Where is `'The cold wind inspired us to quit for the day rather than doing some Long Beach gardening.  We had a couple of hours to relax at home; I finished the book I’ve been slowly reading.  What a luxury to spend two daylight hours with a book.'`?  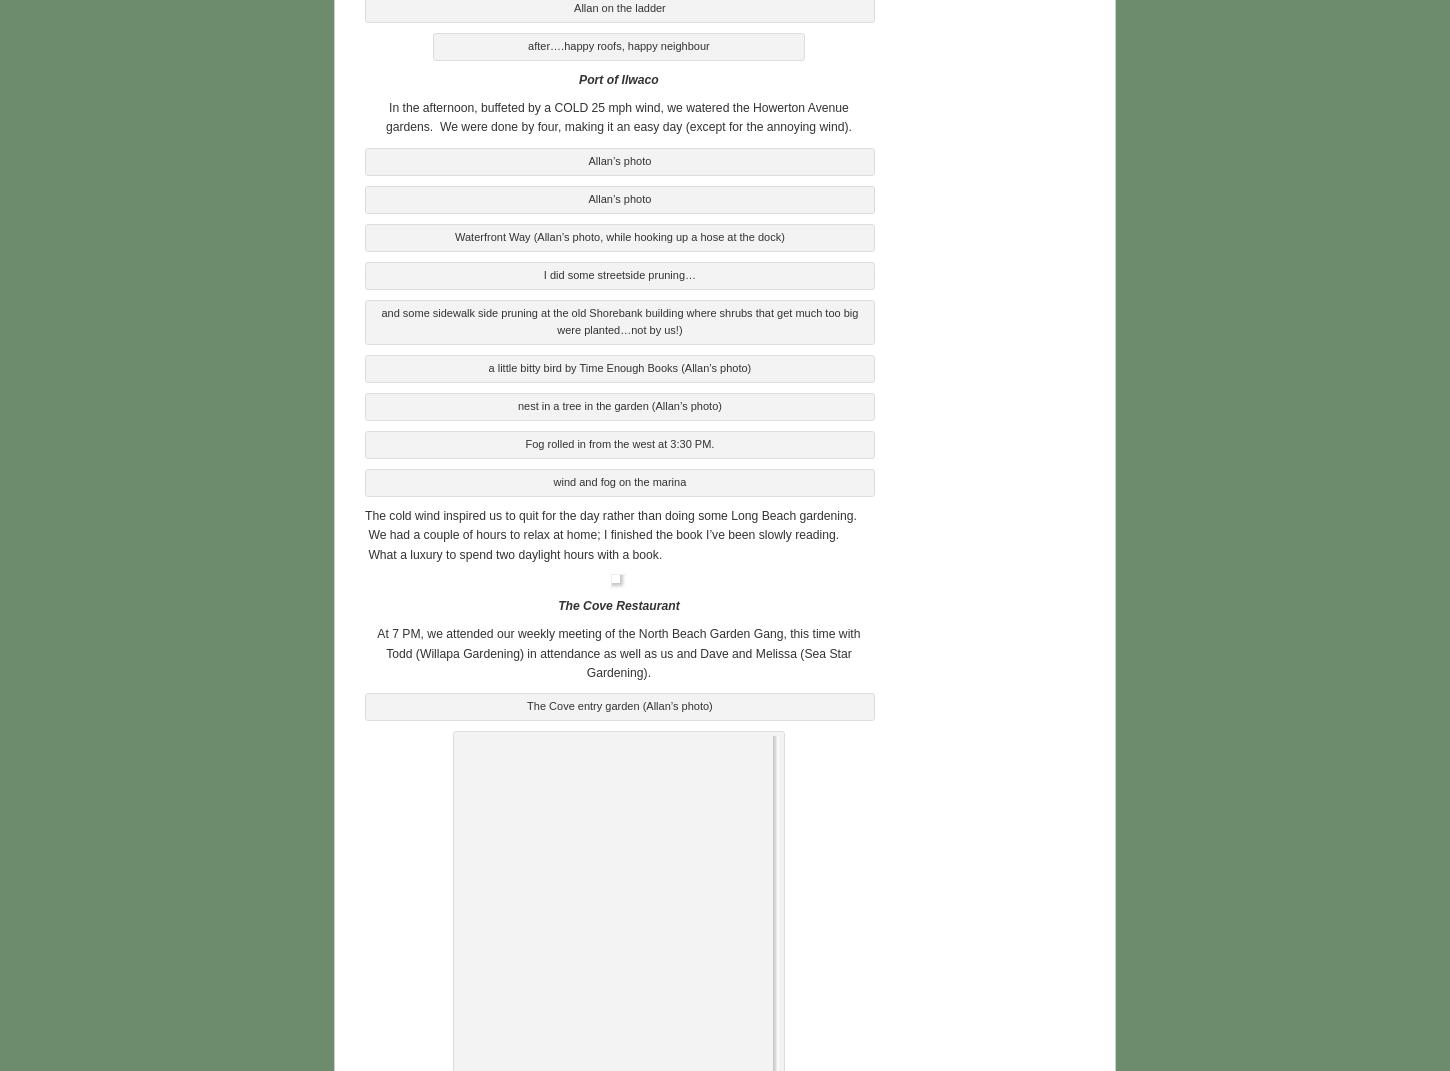
'The cold wind inspired us to quit for the day rather than doing some Long Beach gardening.  We had a couple of hours to relax at home; I finished the book I’ve been slowly reading.  What a luxury to spend two daylight hours with a book.' is located at coordinates (609, 531).